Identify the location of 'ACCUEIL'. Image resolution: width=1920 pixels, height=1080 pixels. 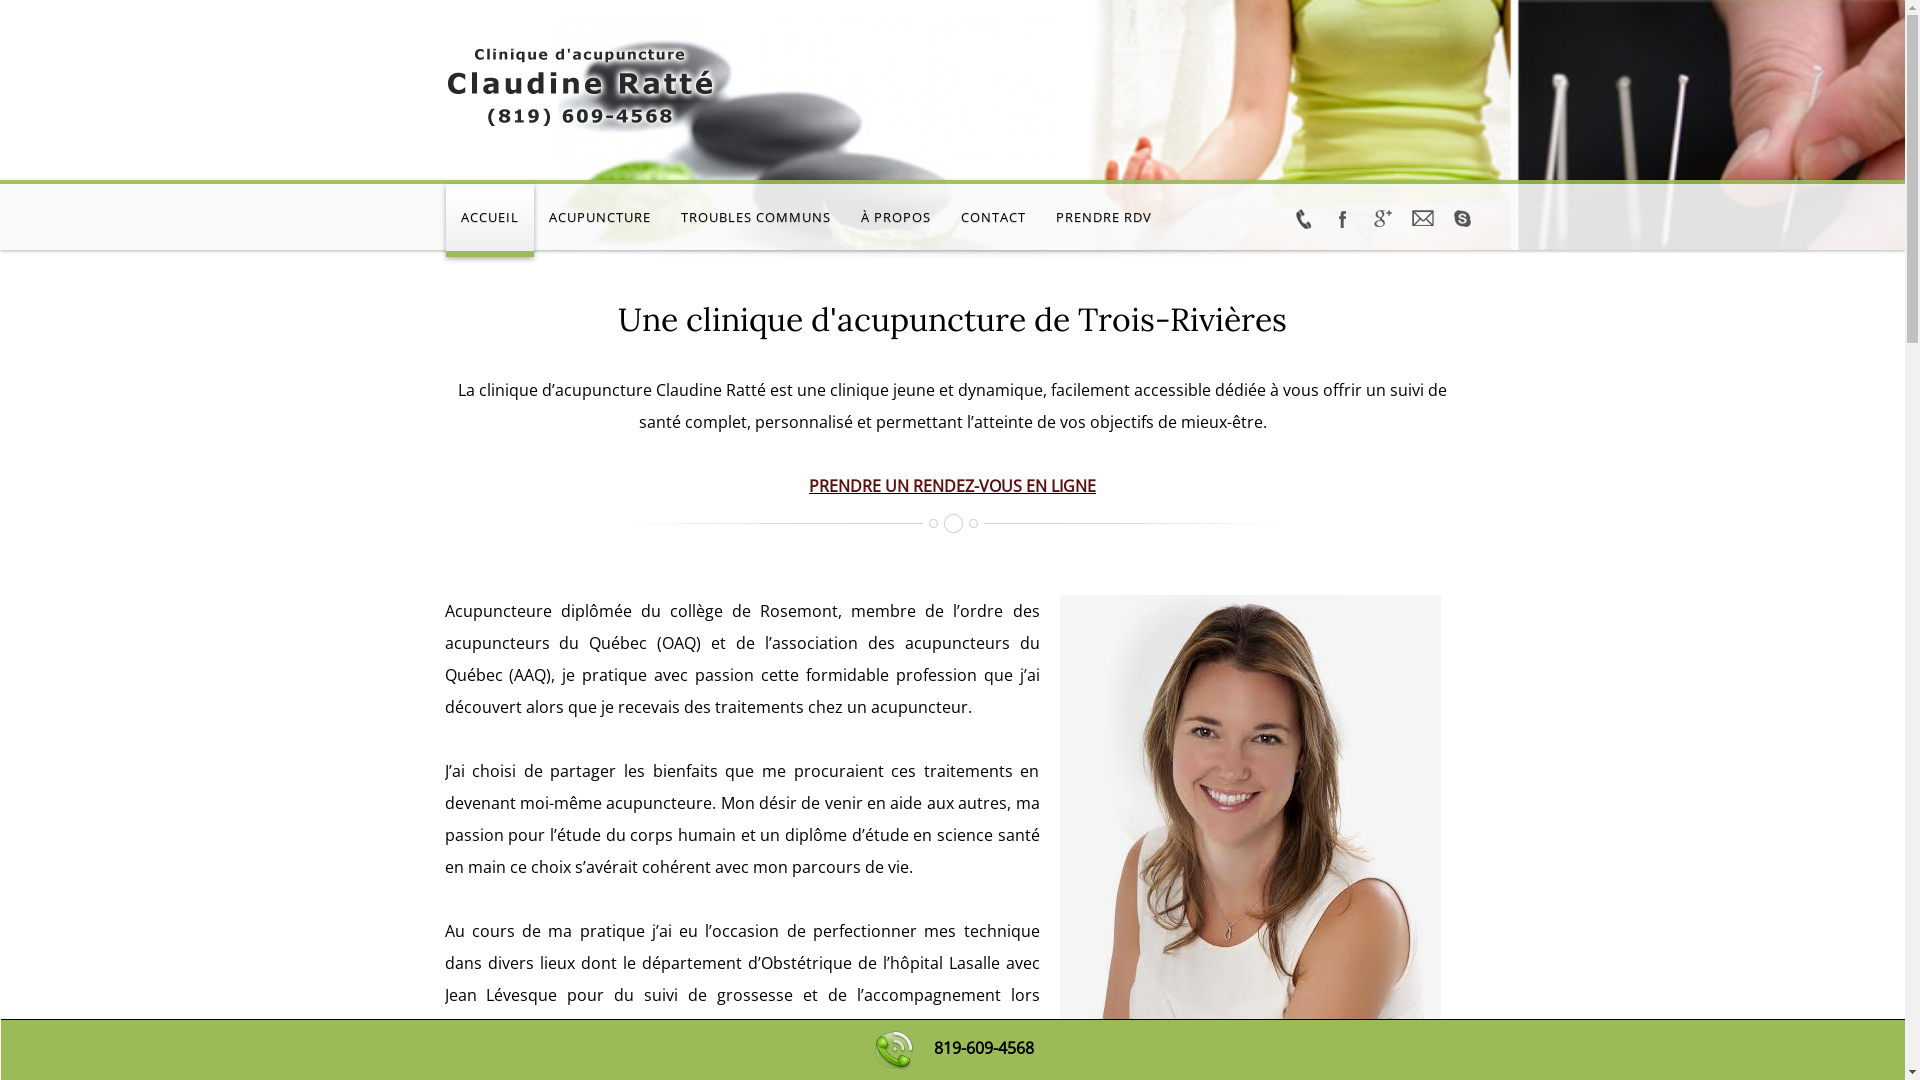
(489, 220).